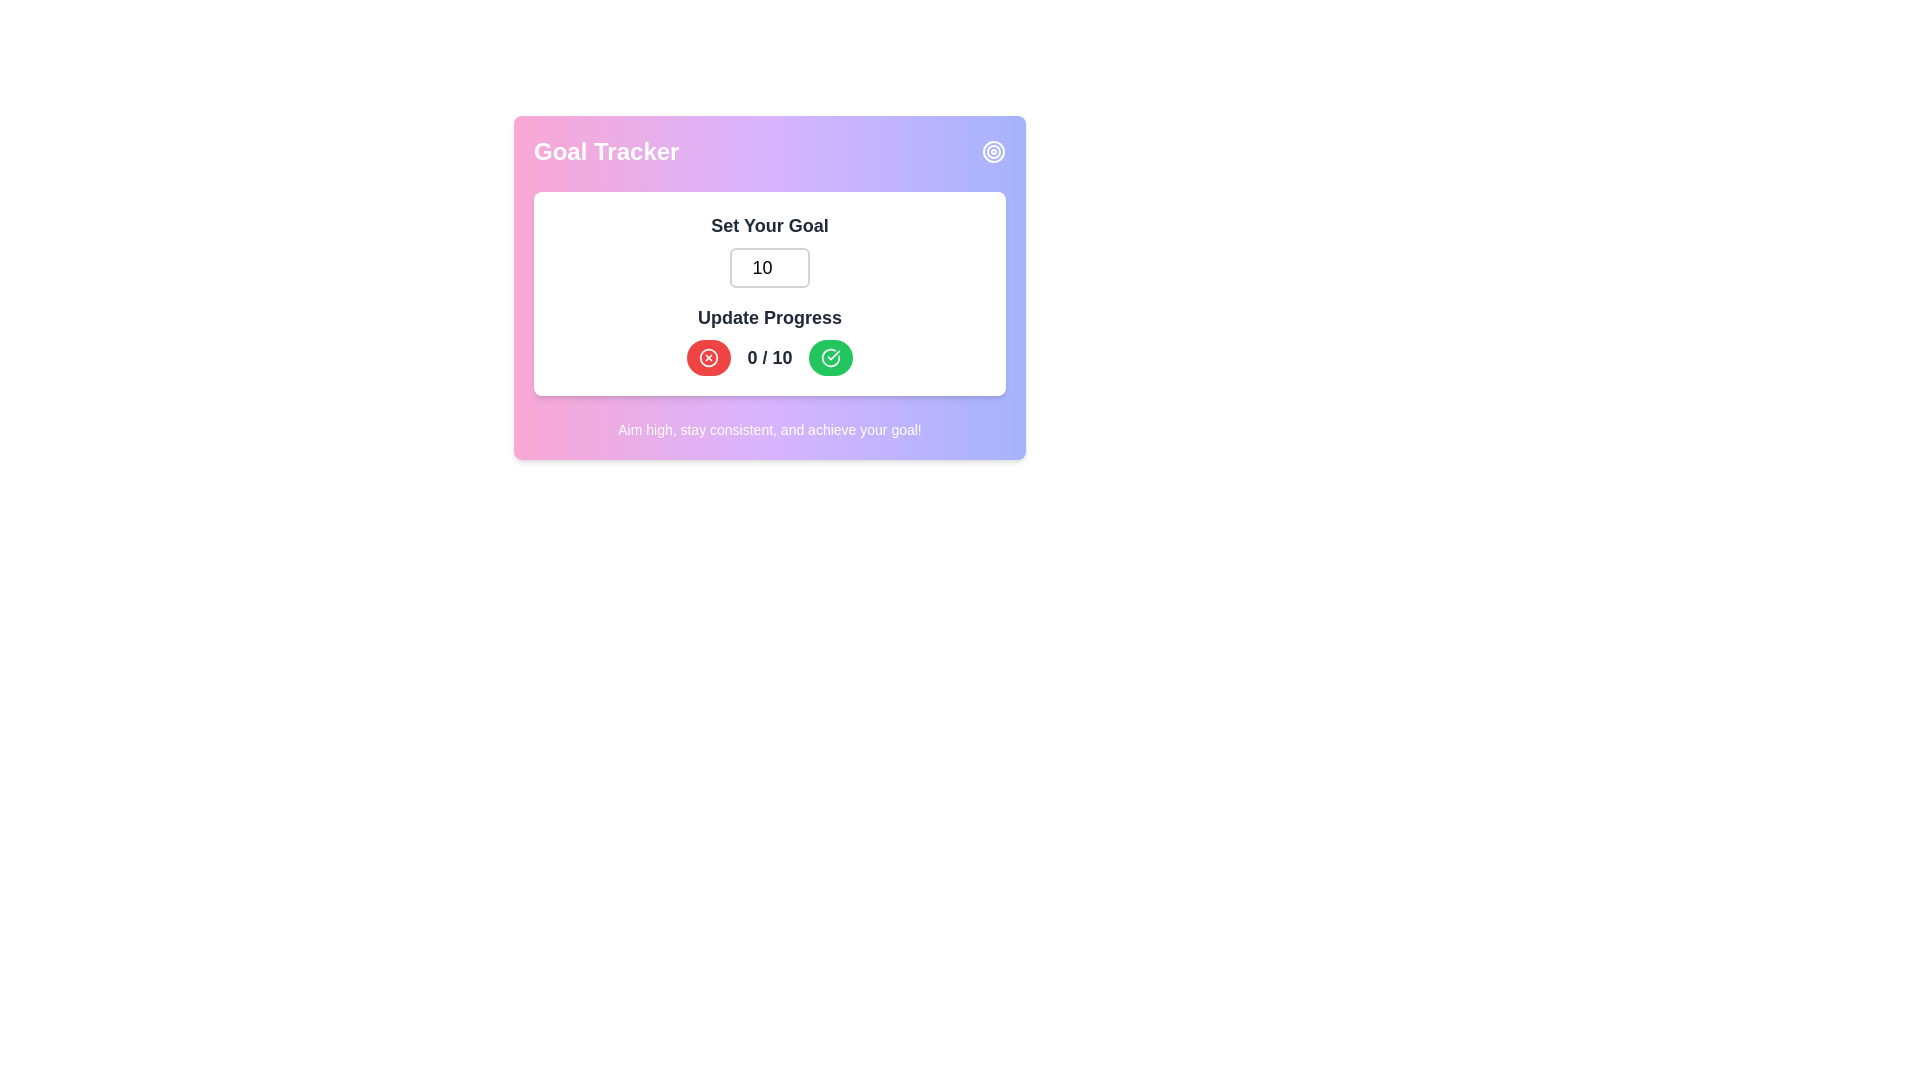  What do you see at coordinates (709, 357) in the screenshot?
I see `the circular red icon with a white 'X' symbol, which is part of the goal tracker interface and located in the central area of the goal tracking panel` at bounding box center [709, 357].